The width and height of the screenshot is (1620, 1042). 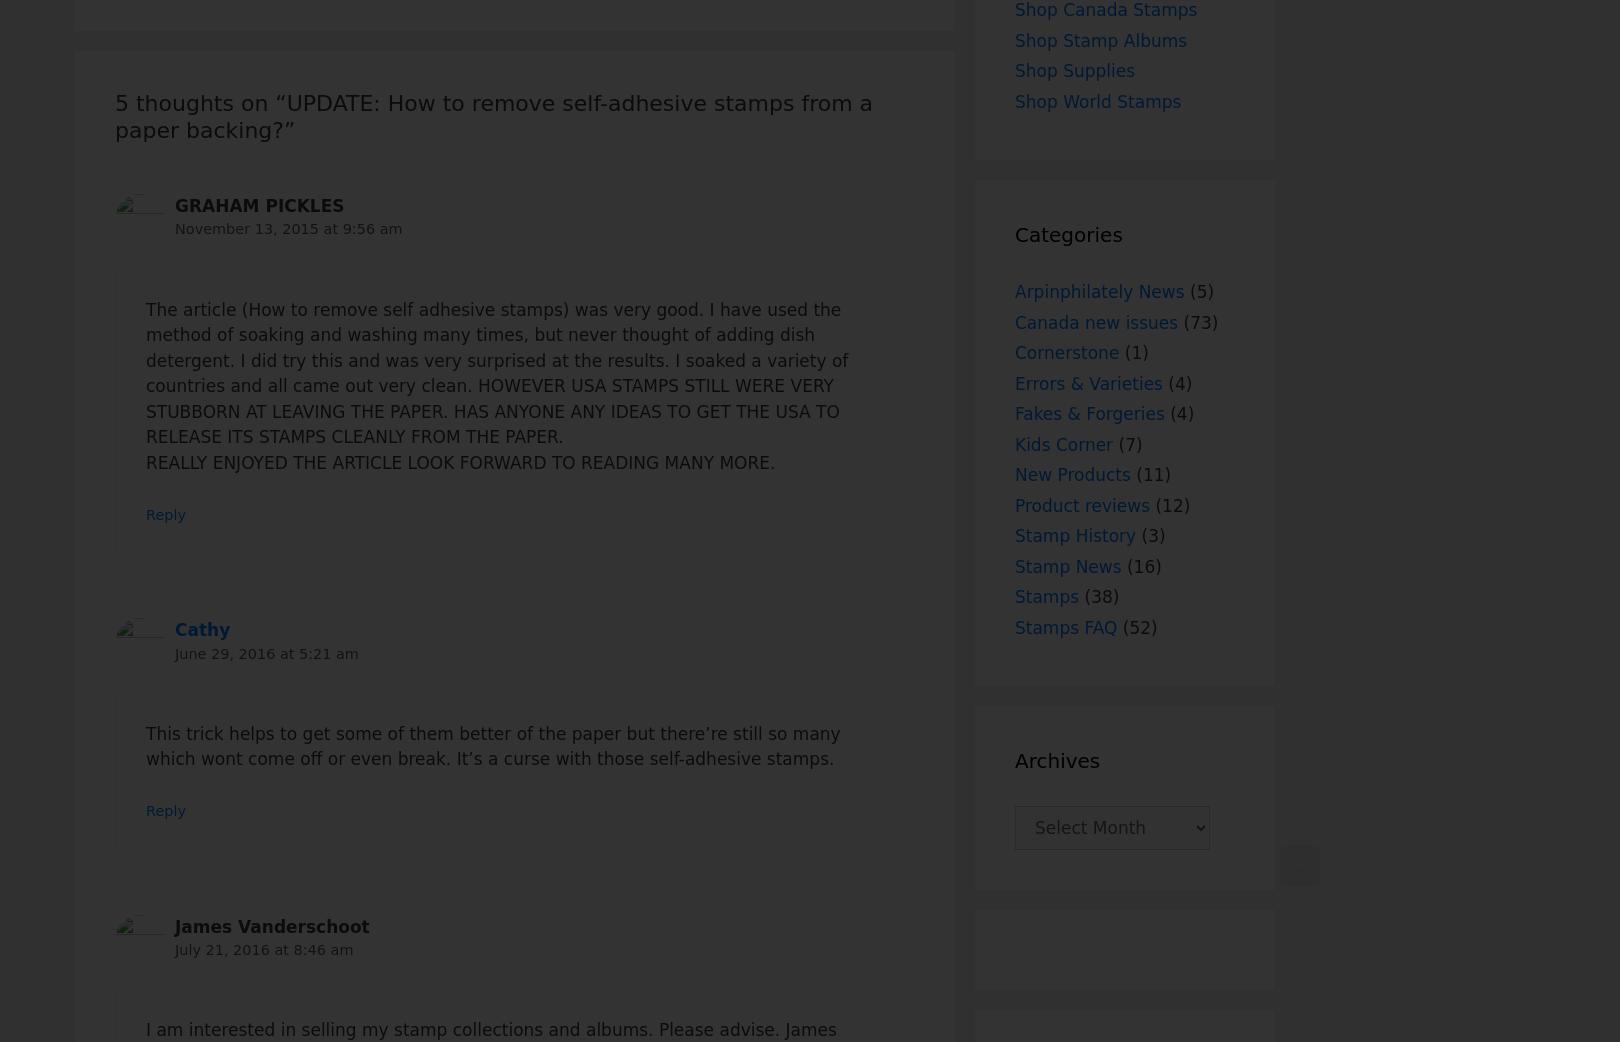 I want to click on '(1)', so click(x=1132, y=352).